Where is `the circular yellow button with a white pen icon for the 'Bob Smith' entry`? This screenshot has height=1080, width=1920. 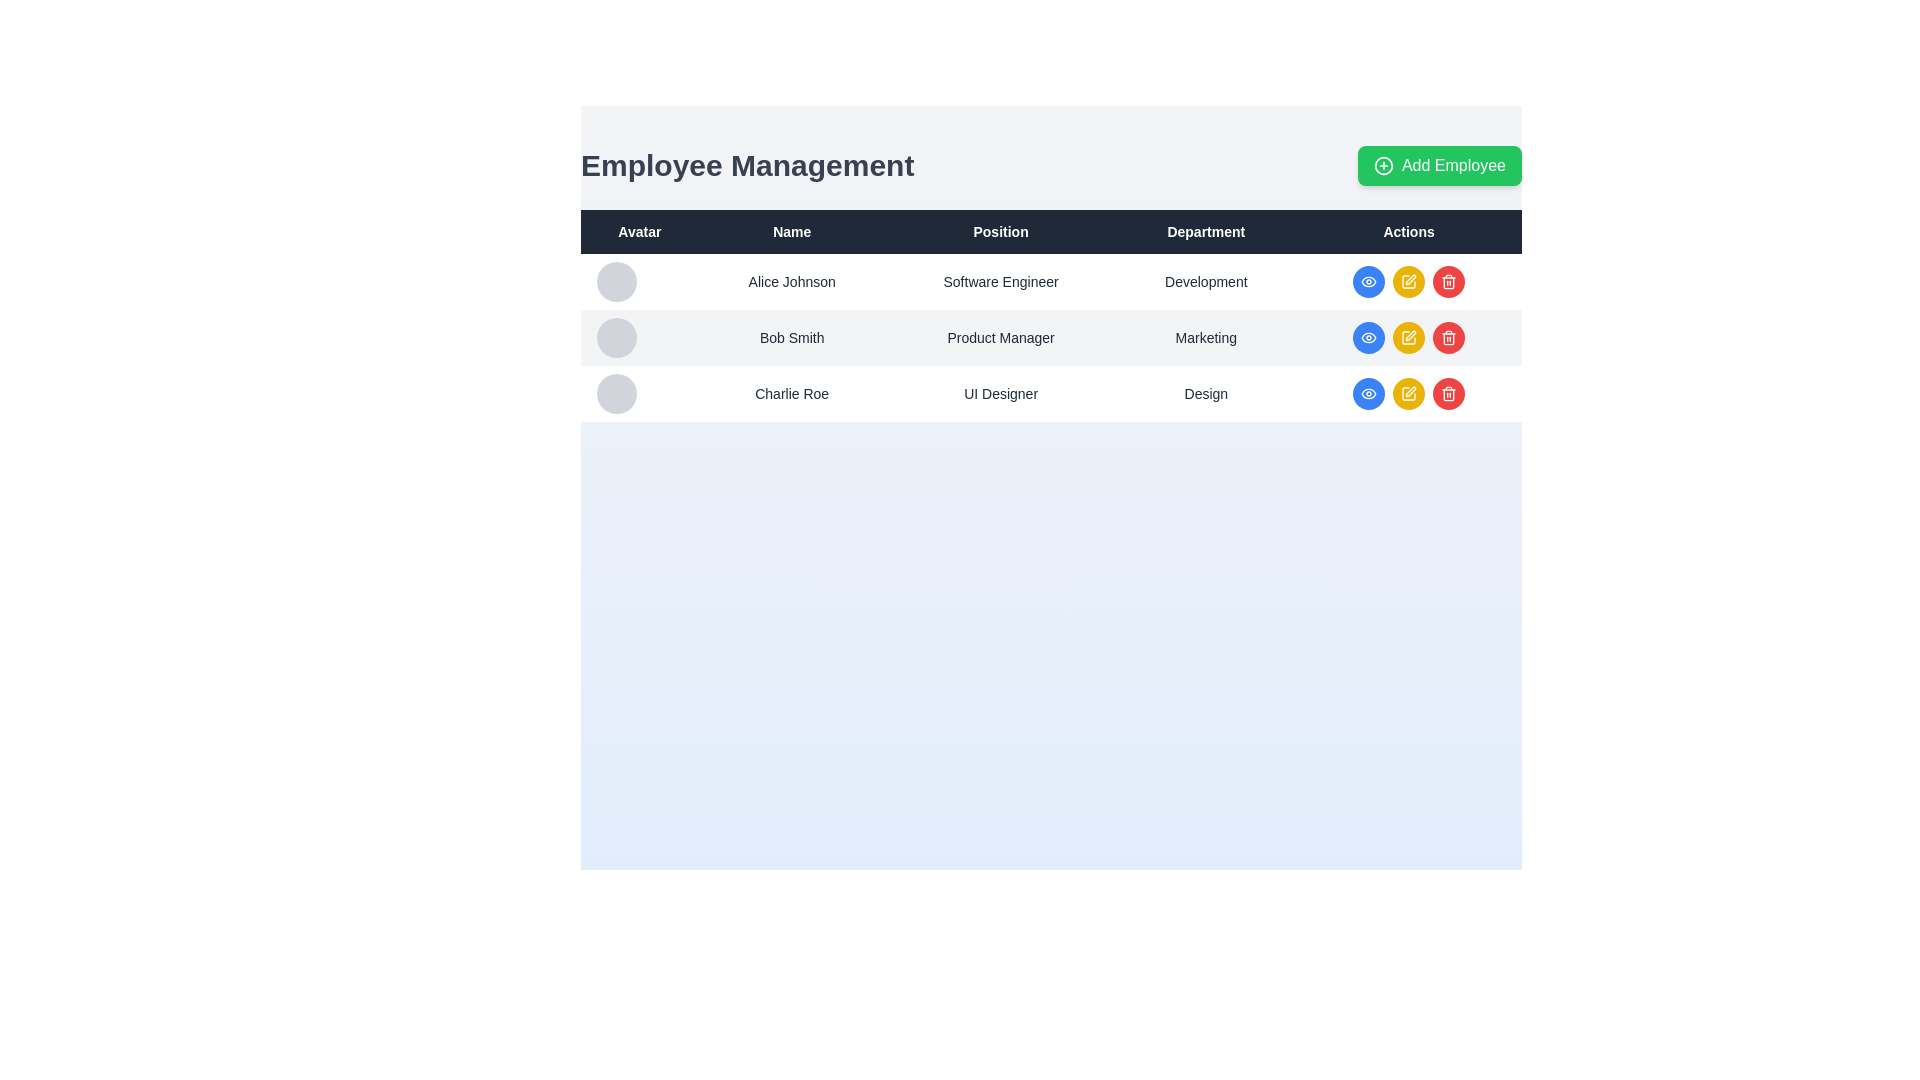
the circular yellow button with a white pen icon for the 'Bob Smith' entry is located at coordinates (1408, 337).